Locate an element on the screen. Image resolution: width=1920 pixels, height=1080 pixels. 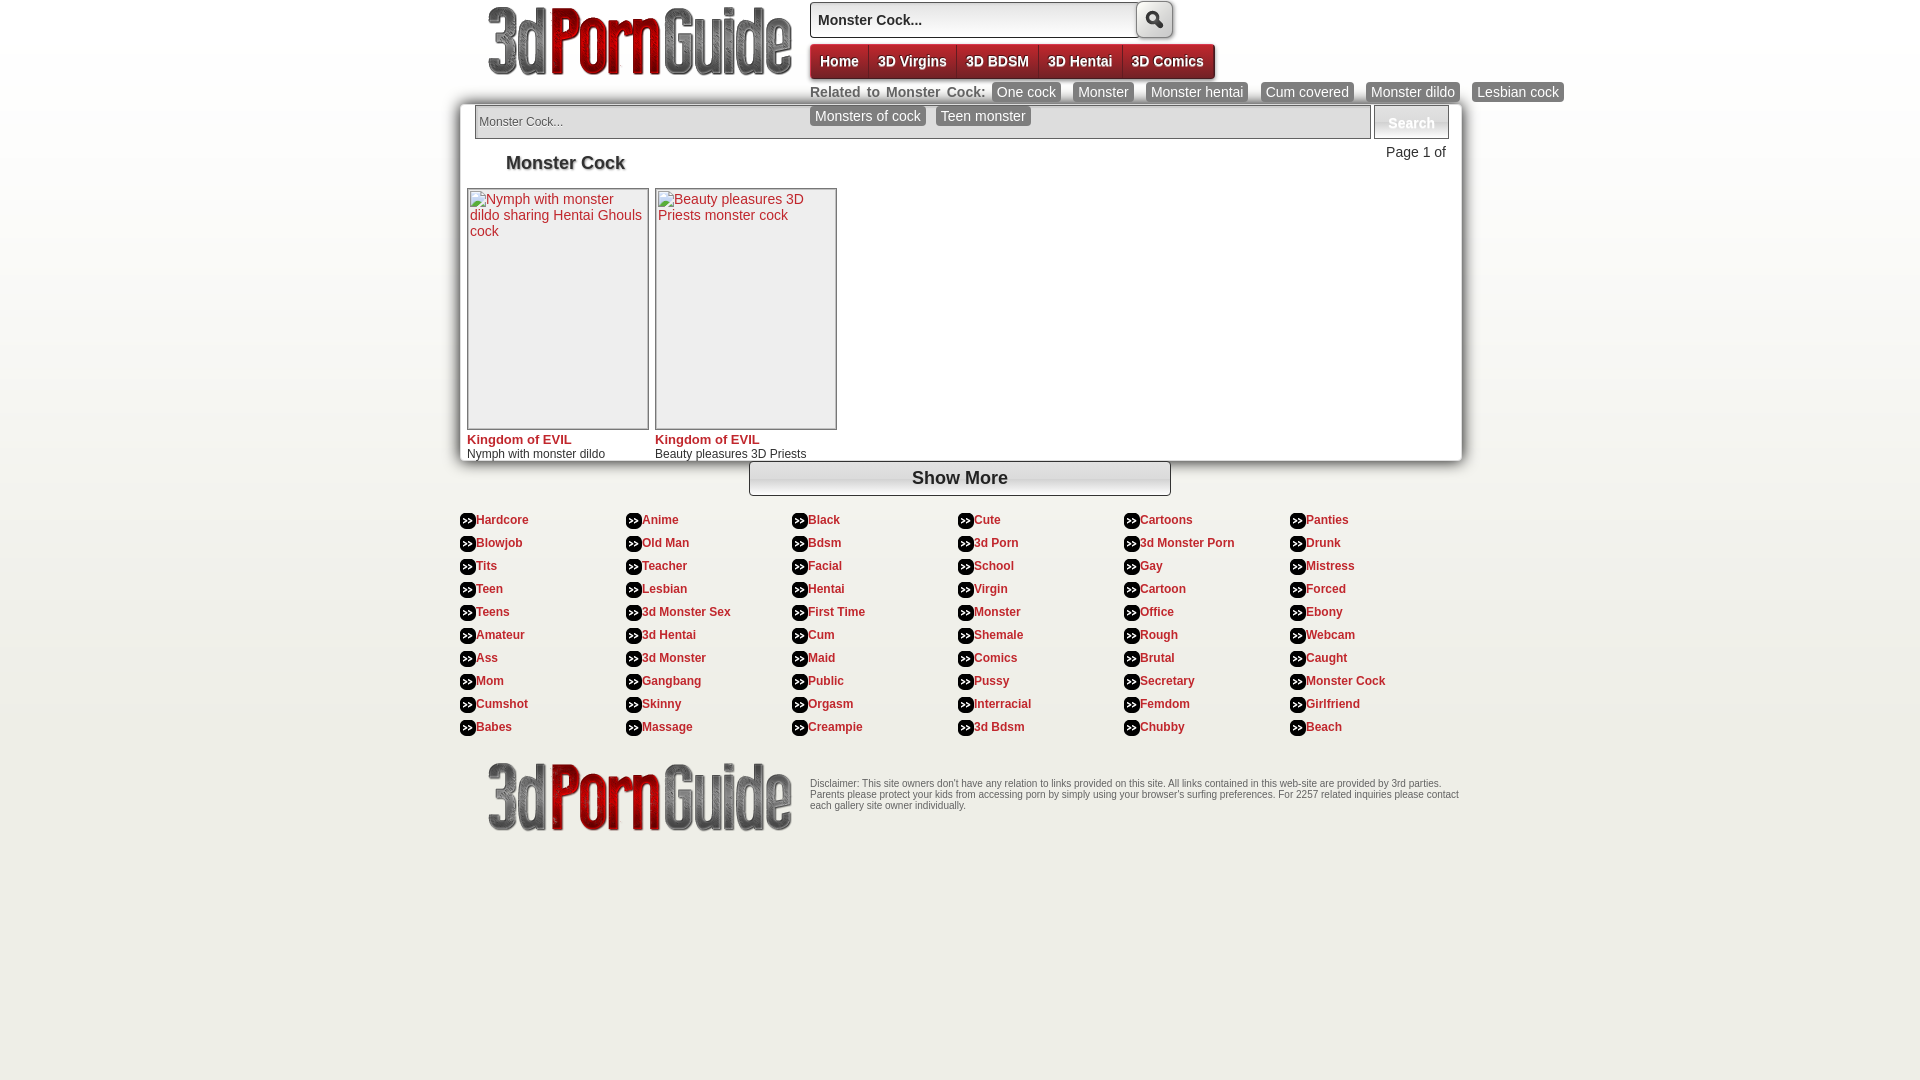
'3D Hentai' is located at coordinates (1079, 60).